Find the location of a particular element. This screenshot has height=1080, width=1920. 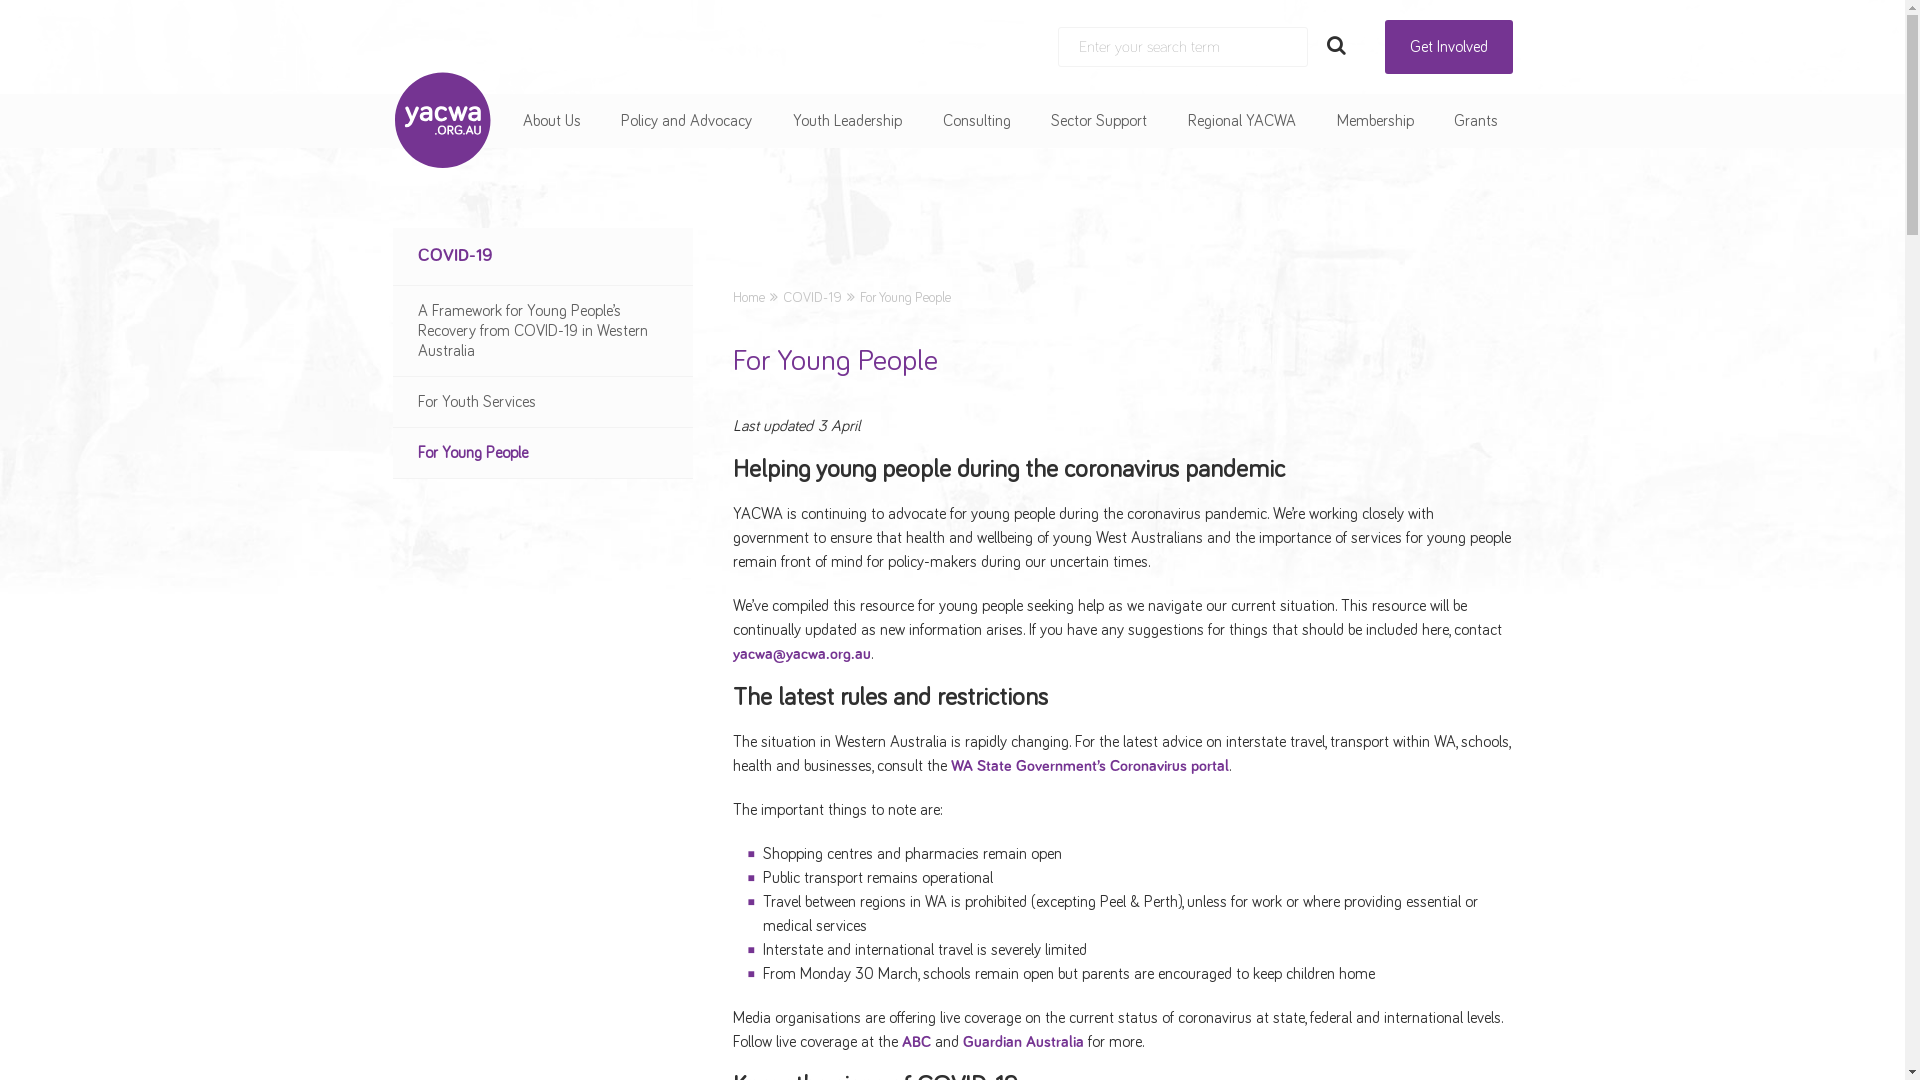

'Grants' is located at coordinates (1476, 120).